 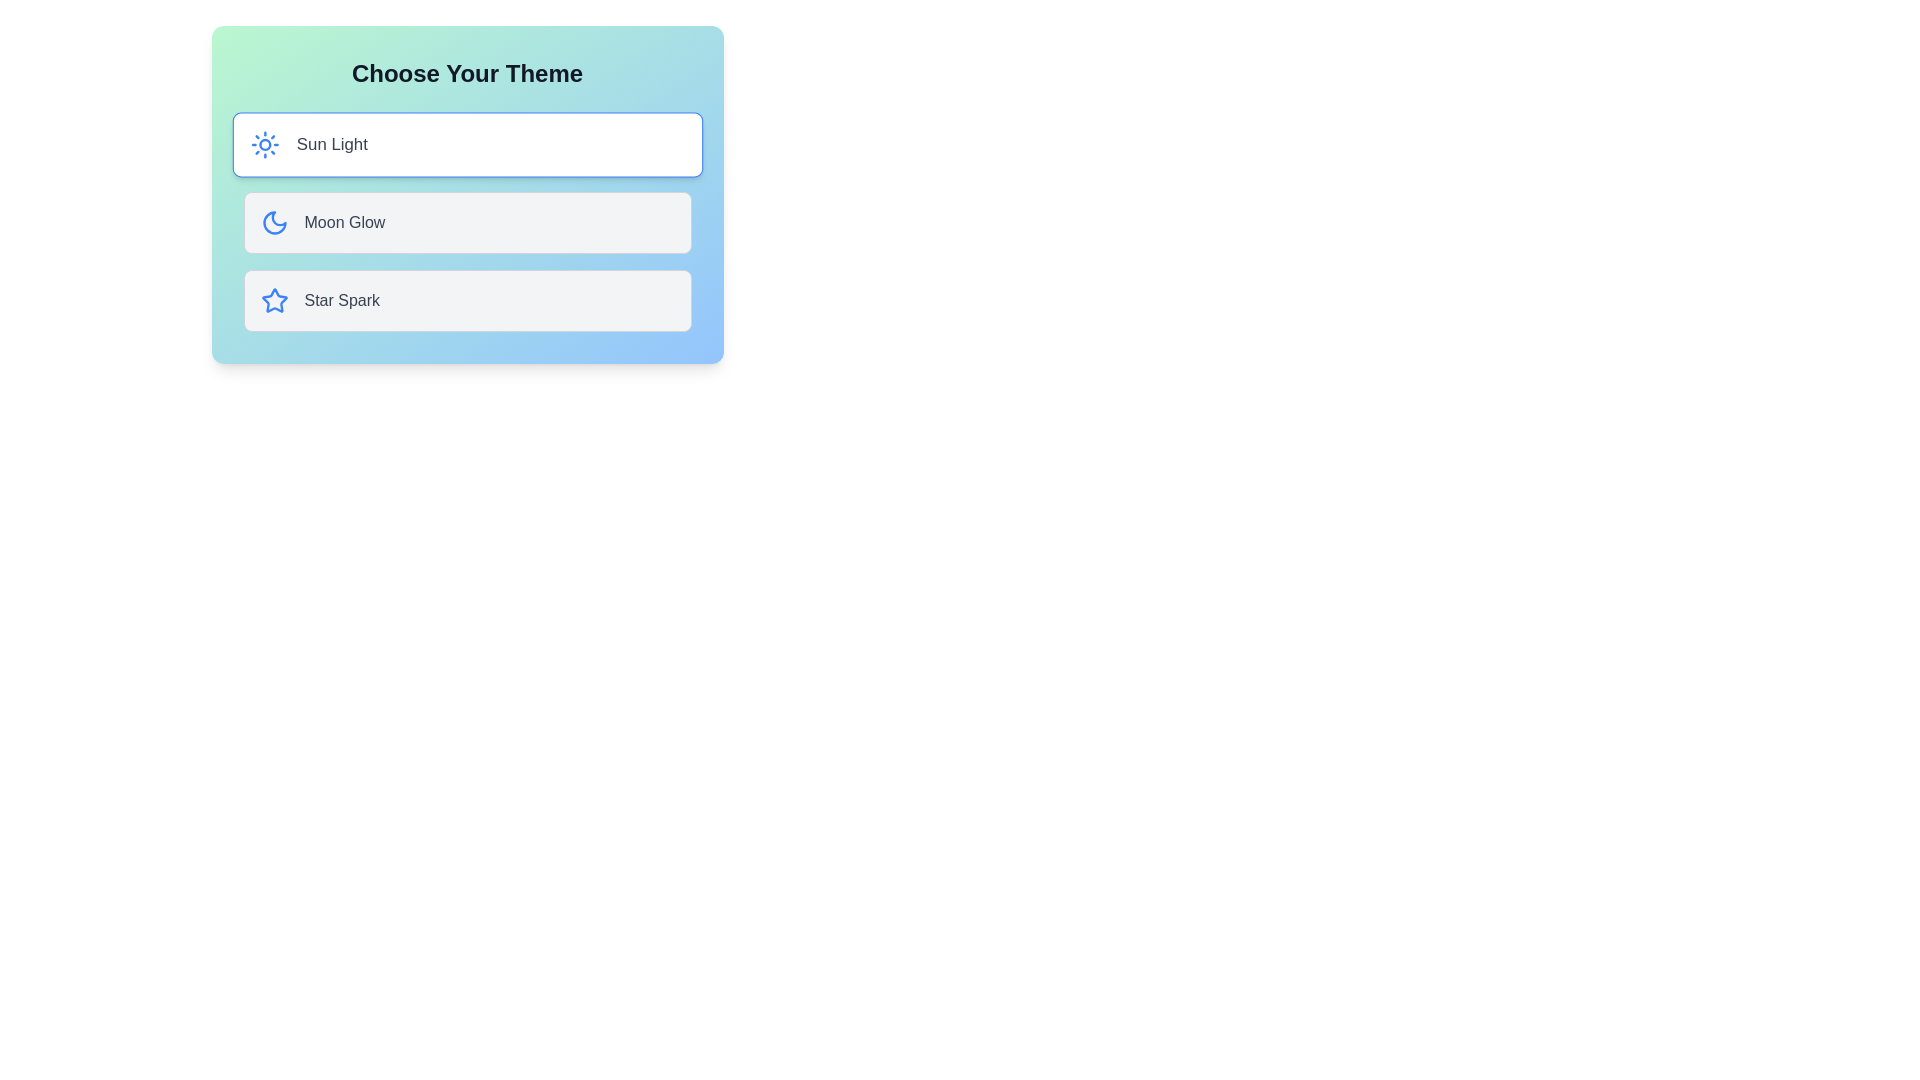 I want to click on the 'Moon Glow' option in the theme selection menu, which is the second item in the list under 'Choose Your Theme.', so click(x=466, y=223).